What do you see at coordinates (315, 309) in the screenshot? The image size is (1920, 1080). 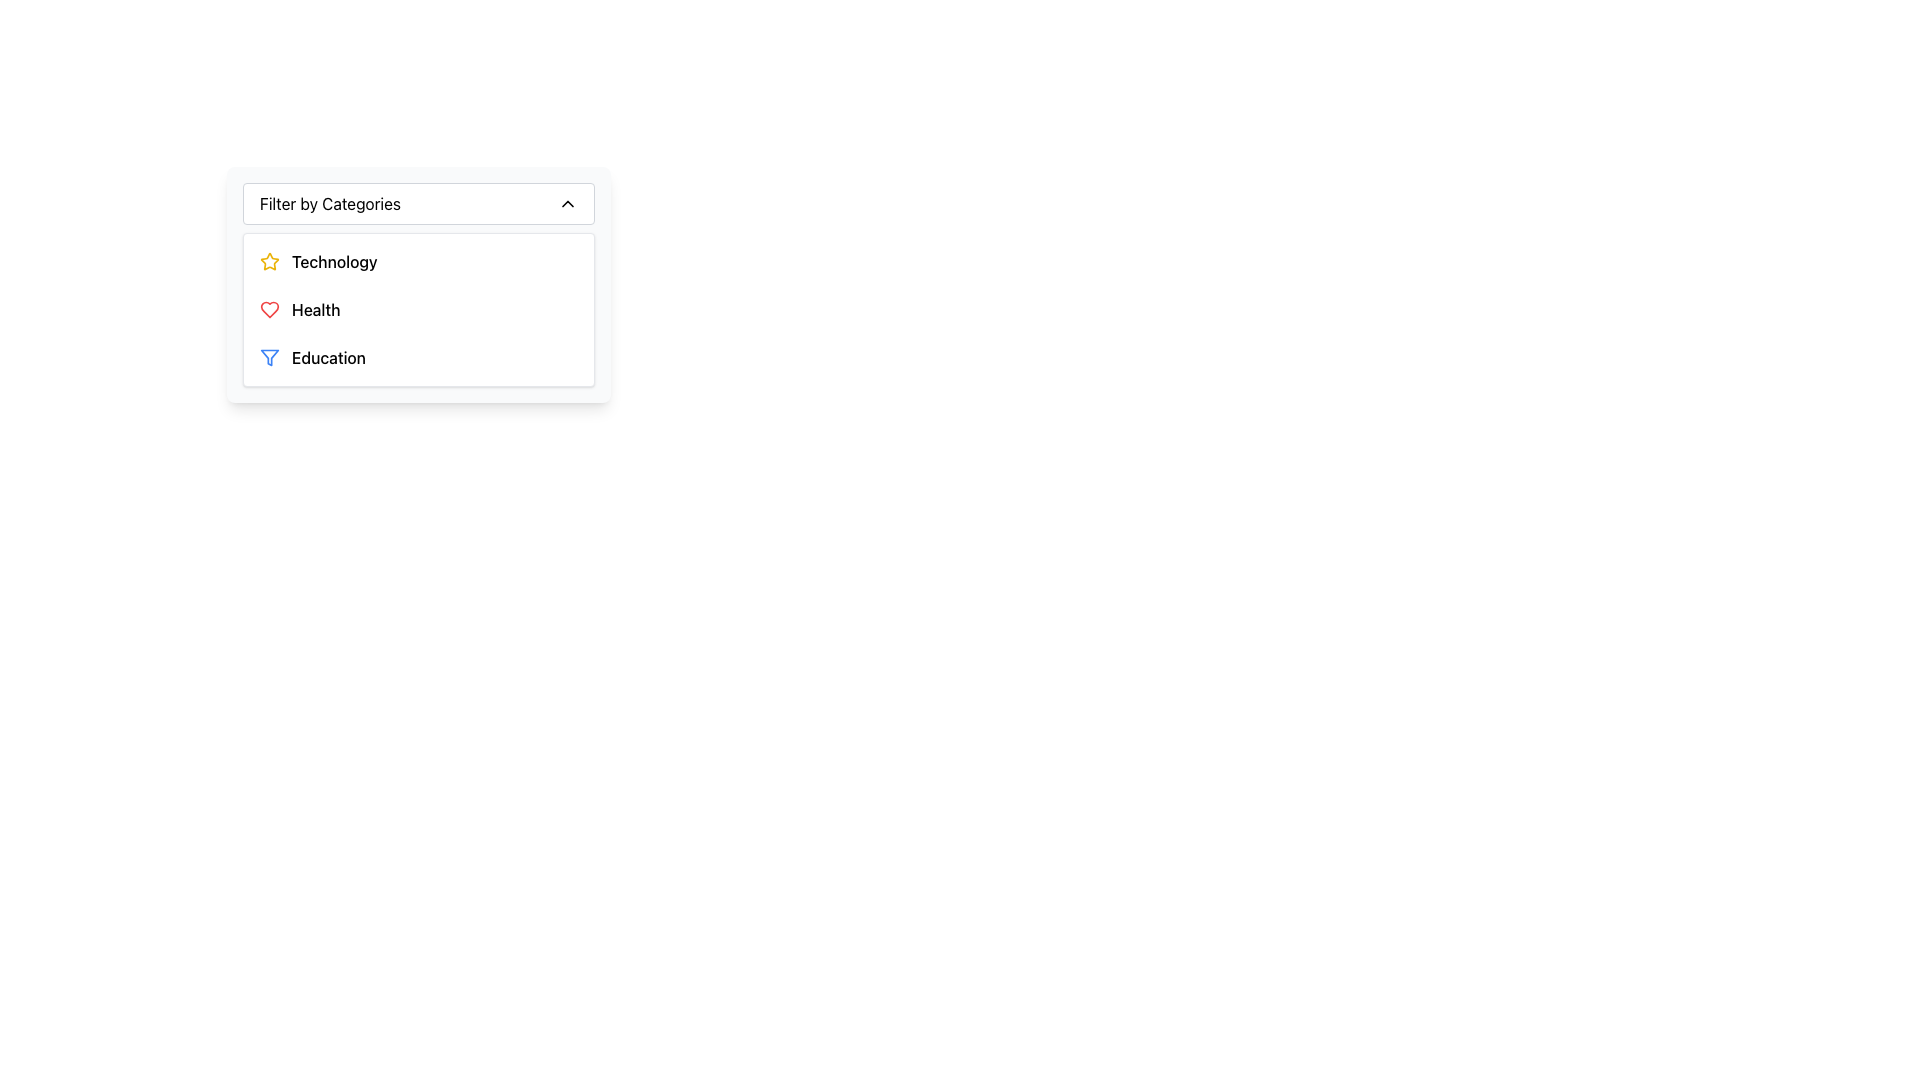 I see `the 'Health' text label, which is the second item in the dropdown list under 'Filter by Categories,' positioned to the right of a red heart icon` at bounding box center [315, 309].